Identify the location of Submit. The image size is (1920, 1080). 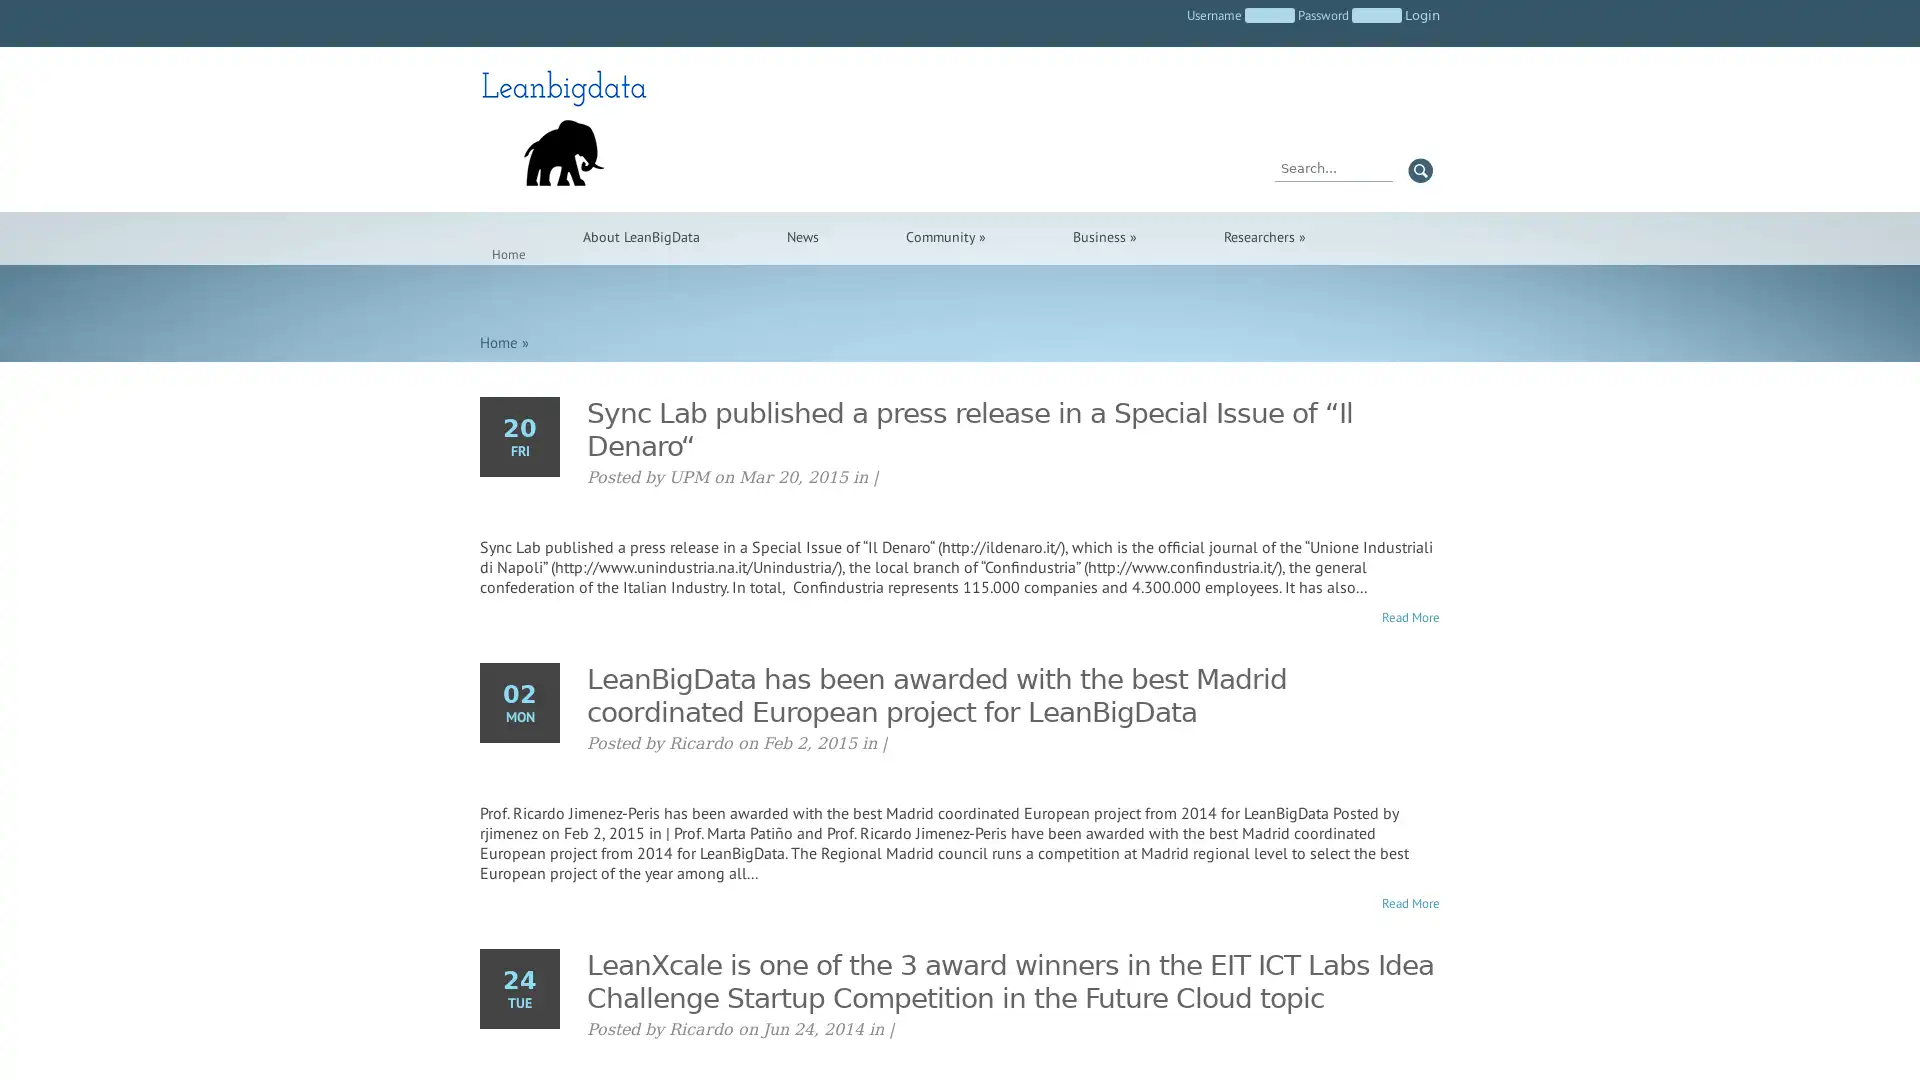
(1419, 169).